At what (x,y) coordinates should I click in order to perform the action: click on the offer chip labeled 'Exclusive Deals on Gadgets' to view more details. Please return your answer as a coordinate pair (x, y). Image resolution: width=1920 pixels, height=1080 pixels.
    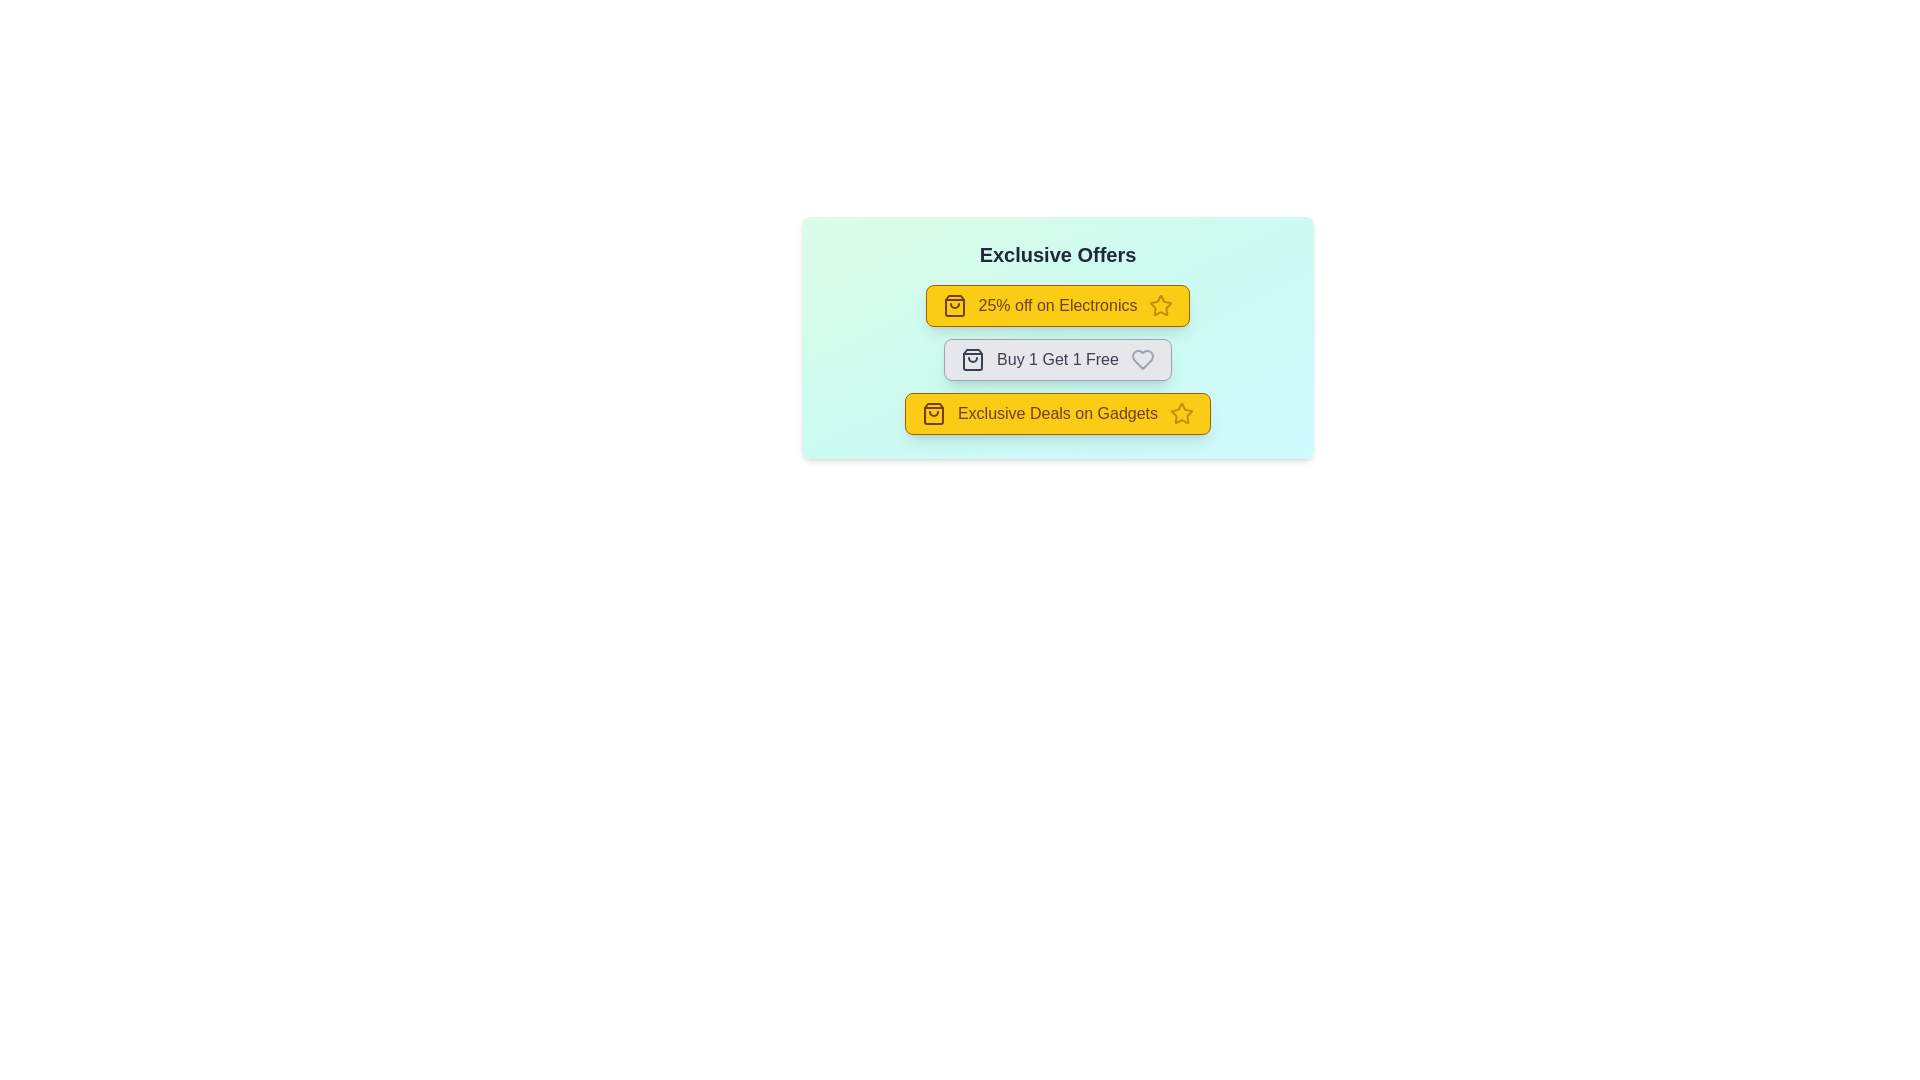
    Looking at the image, I should click on (1056, 412).